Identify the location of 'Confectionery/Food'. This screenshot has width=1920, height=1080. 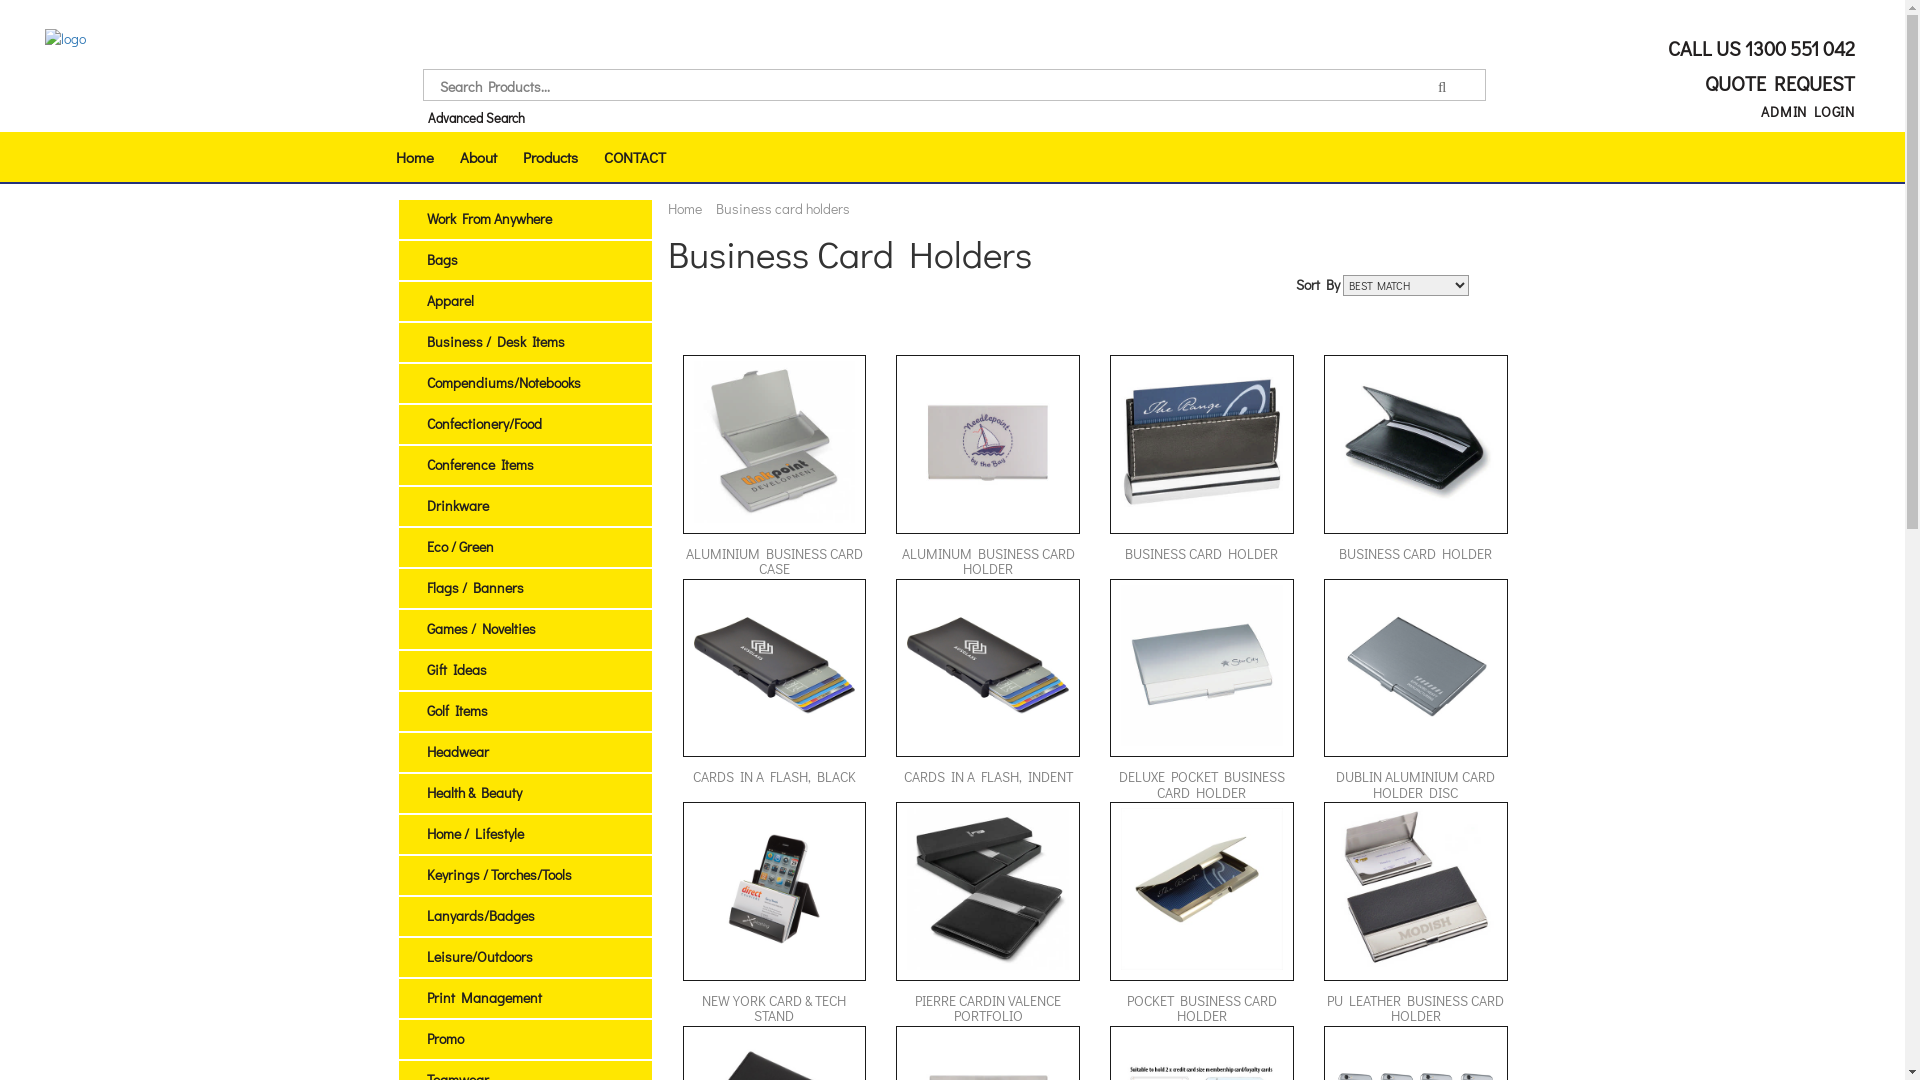
(483, 422).